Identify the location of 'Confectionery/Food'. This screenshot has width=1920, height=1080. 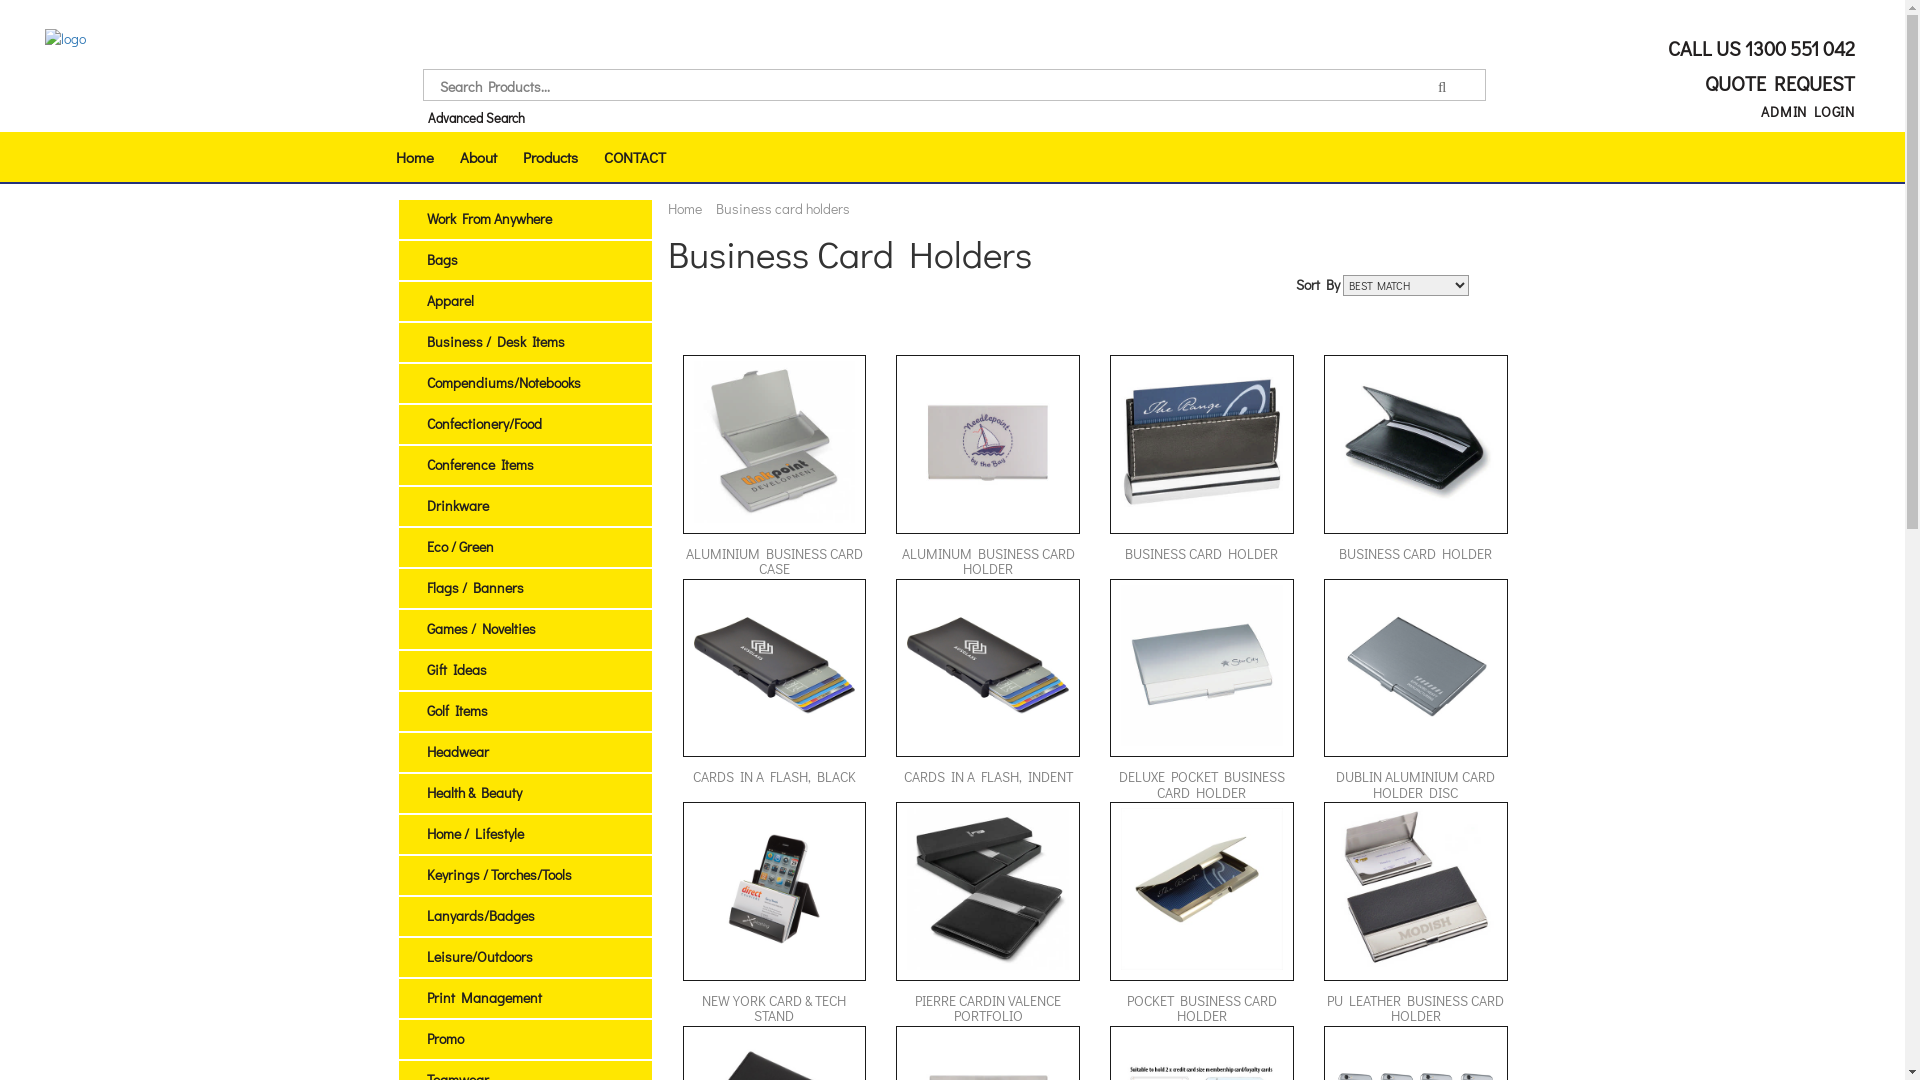
(483, 422).